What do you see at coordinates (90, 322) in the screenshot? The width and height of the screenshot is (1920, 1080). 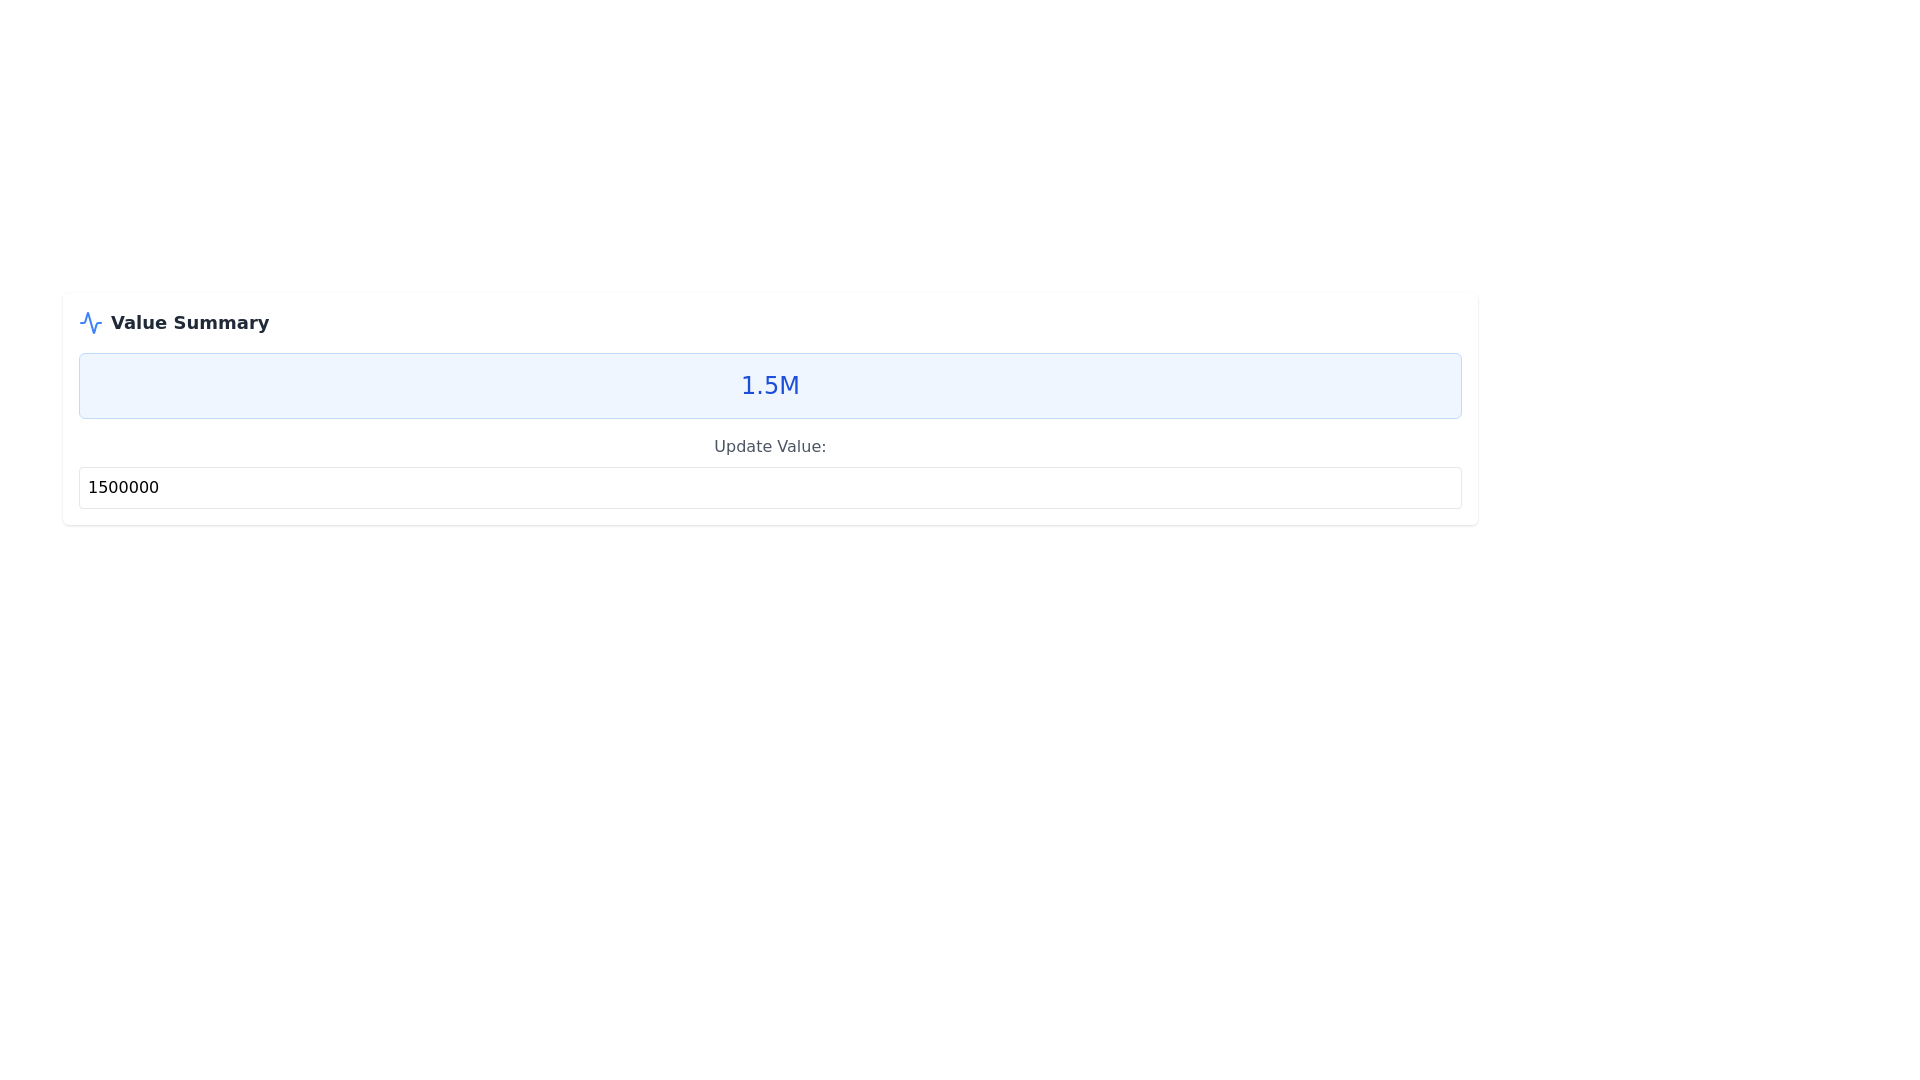 I see `the small blue icon resembling an activity chart or heartbeat waveform located to the left of the bold text label 'Value Summary'` at bounding box center [90, 322].